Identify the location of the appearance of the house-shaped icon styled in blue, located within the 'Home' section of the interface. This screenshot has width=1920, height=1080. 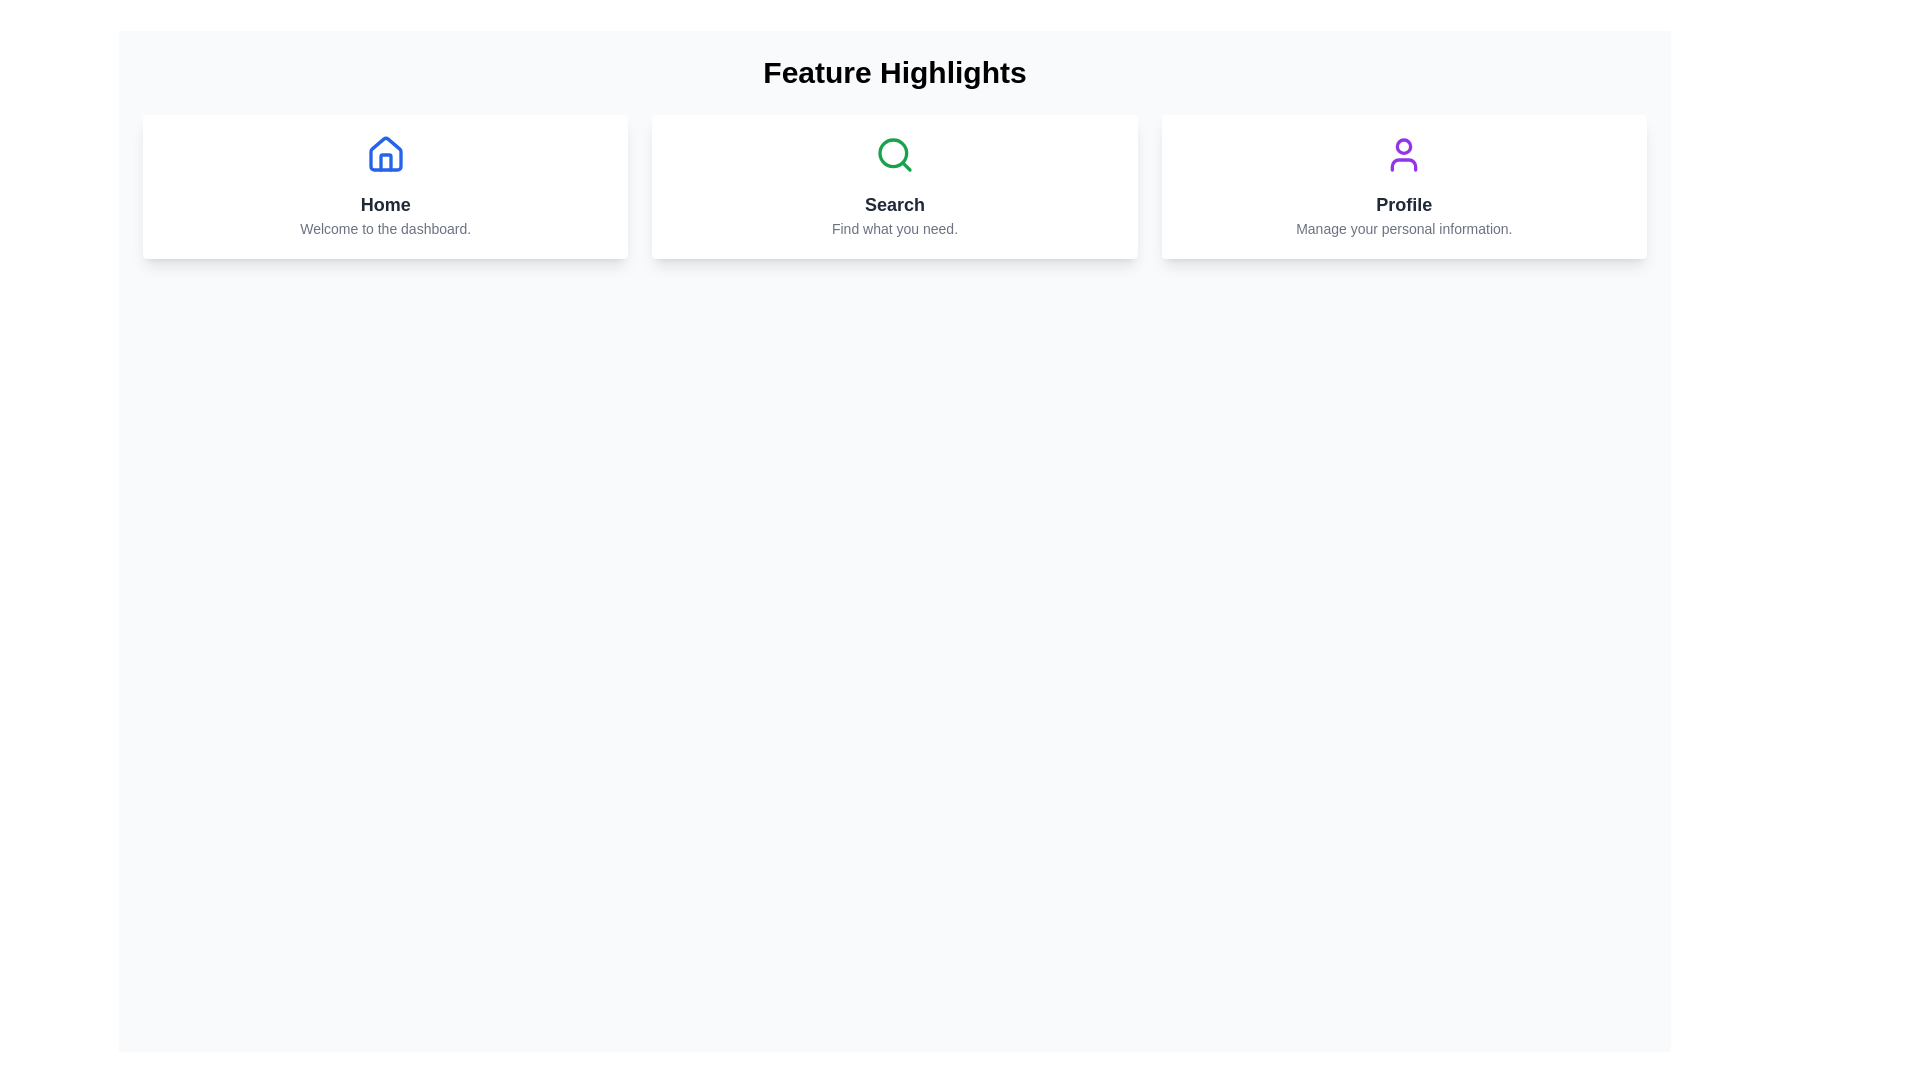
(385, 153).